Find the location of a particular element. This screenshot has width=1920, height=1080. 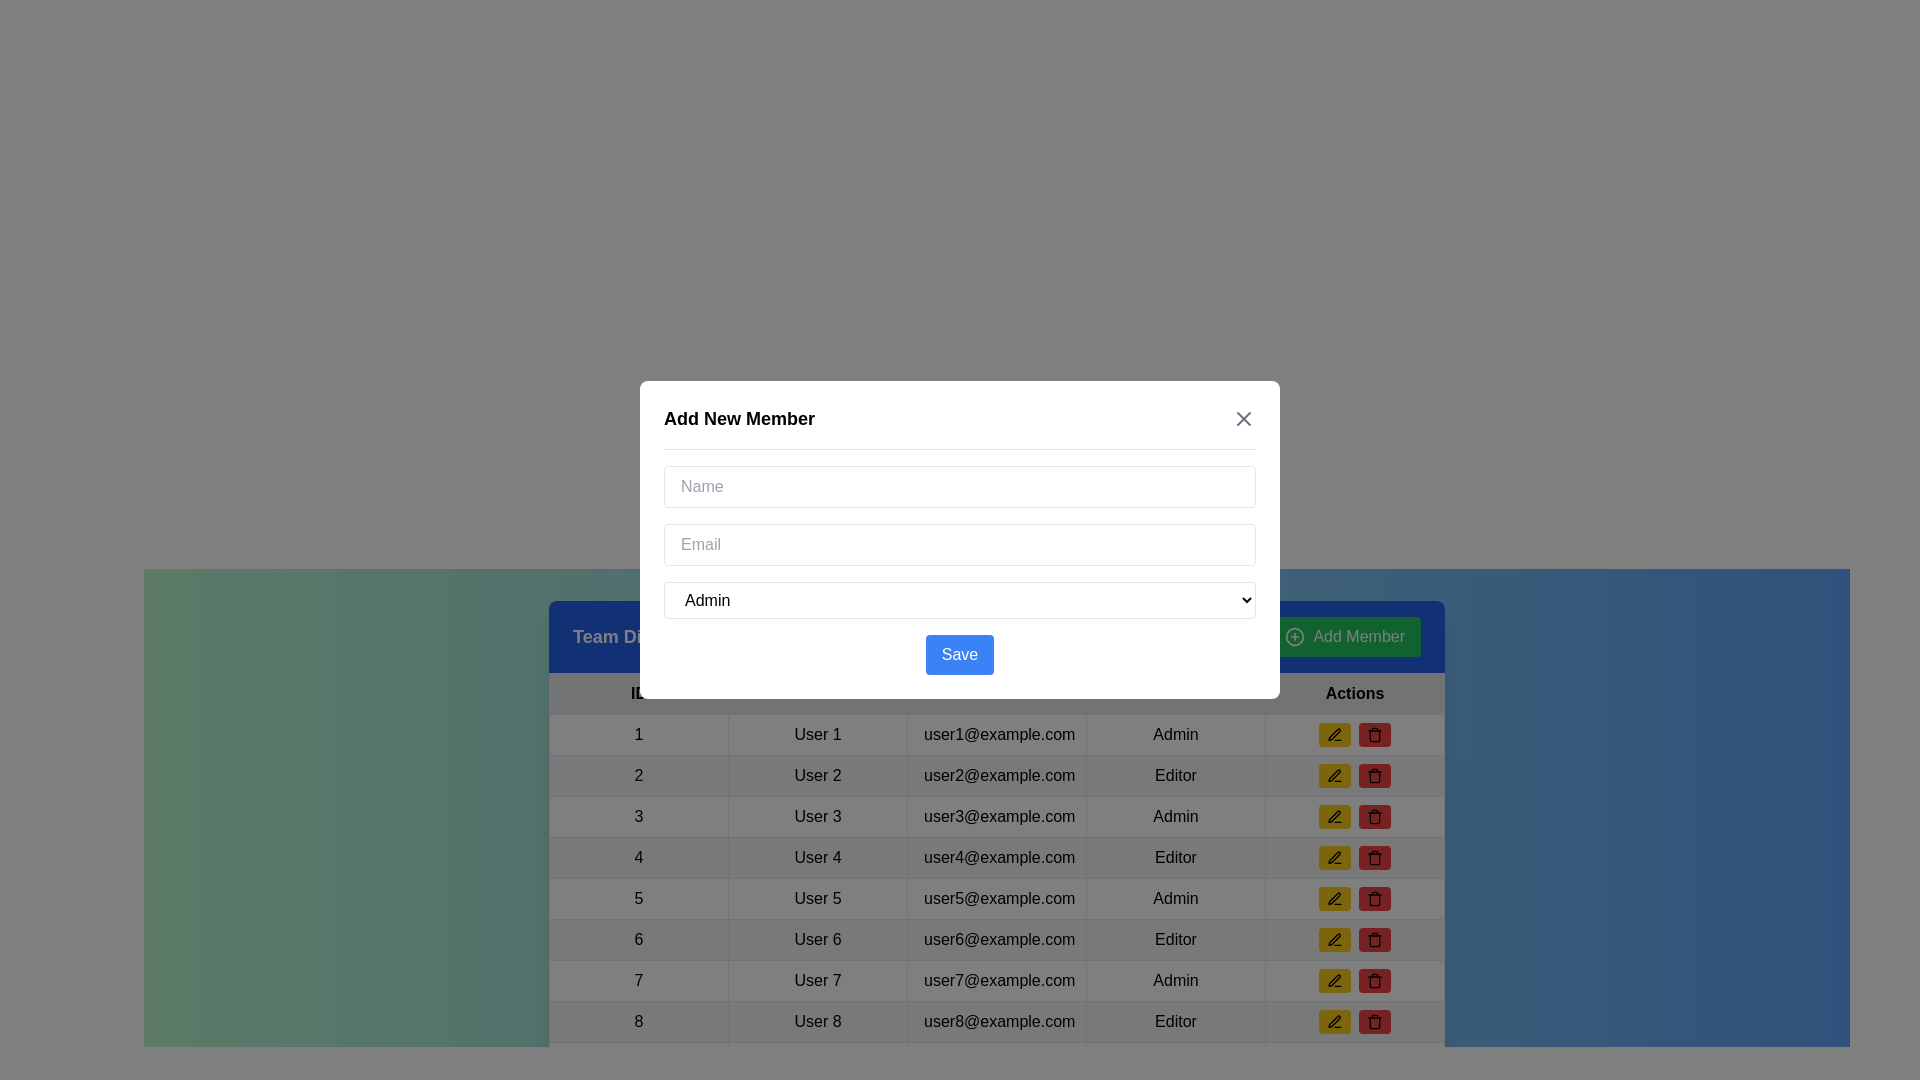

the table cell displaying 'User 5' is located at coordinates (817, 897).